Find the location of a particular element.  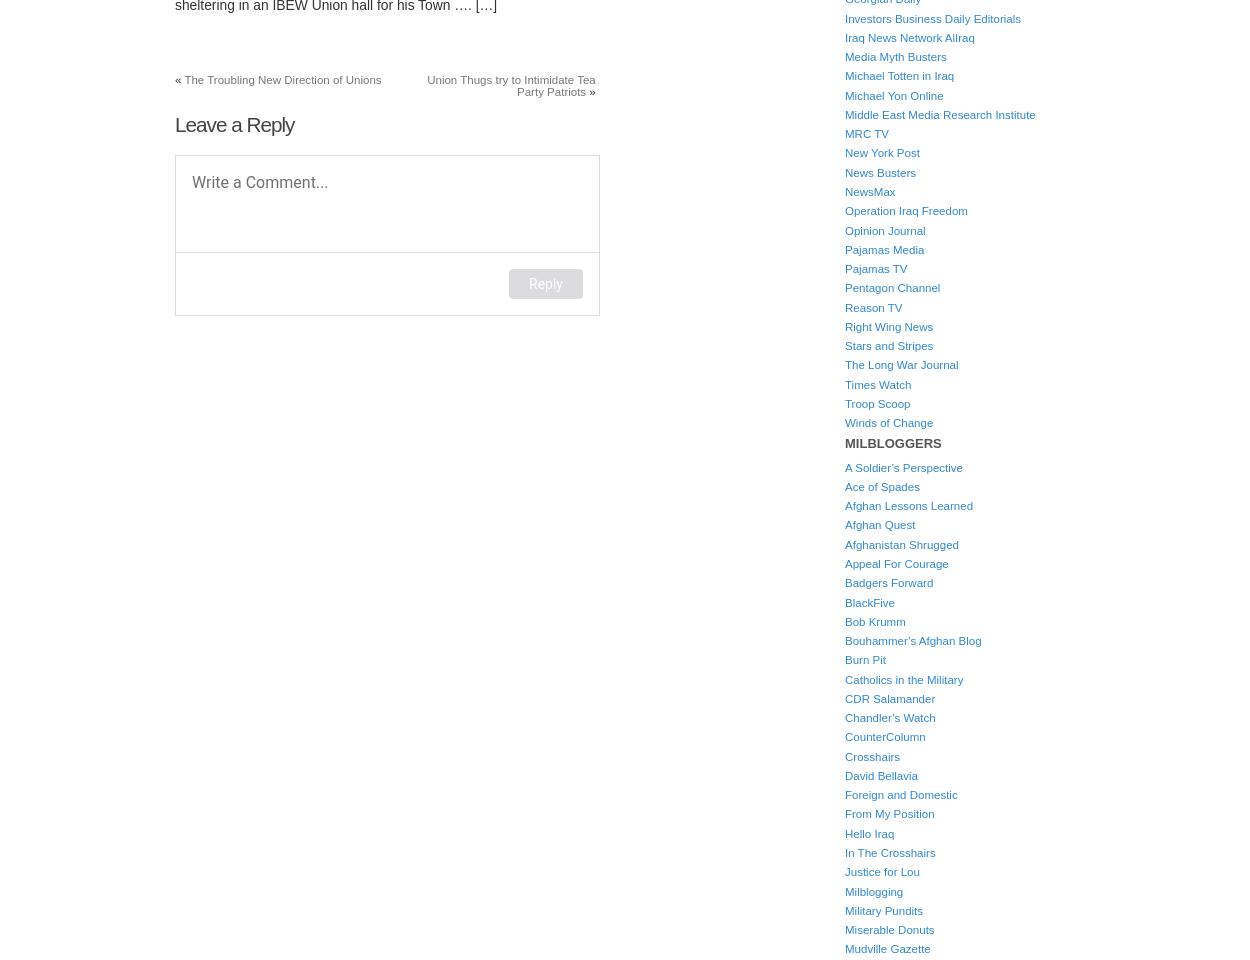

'Milbloggers' is located at coordinates (893, 443).